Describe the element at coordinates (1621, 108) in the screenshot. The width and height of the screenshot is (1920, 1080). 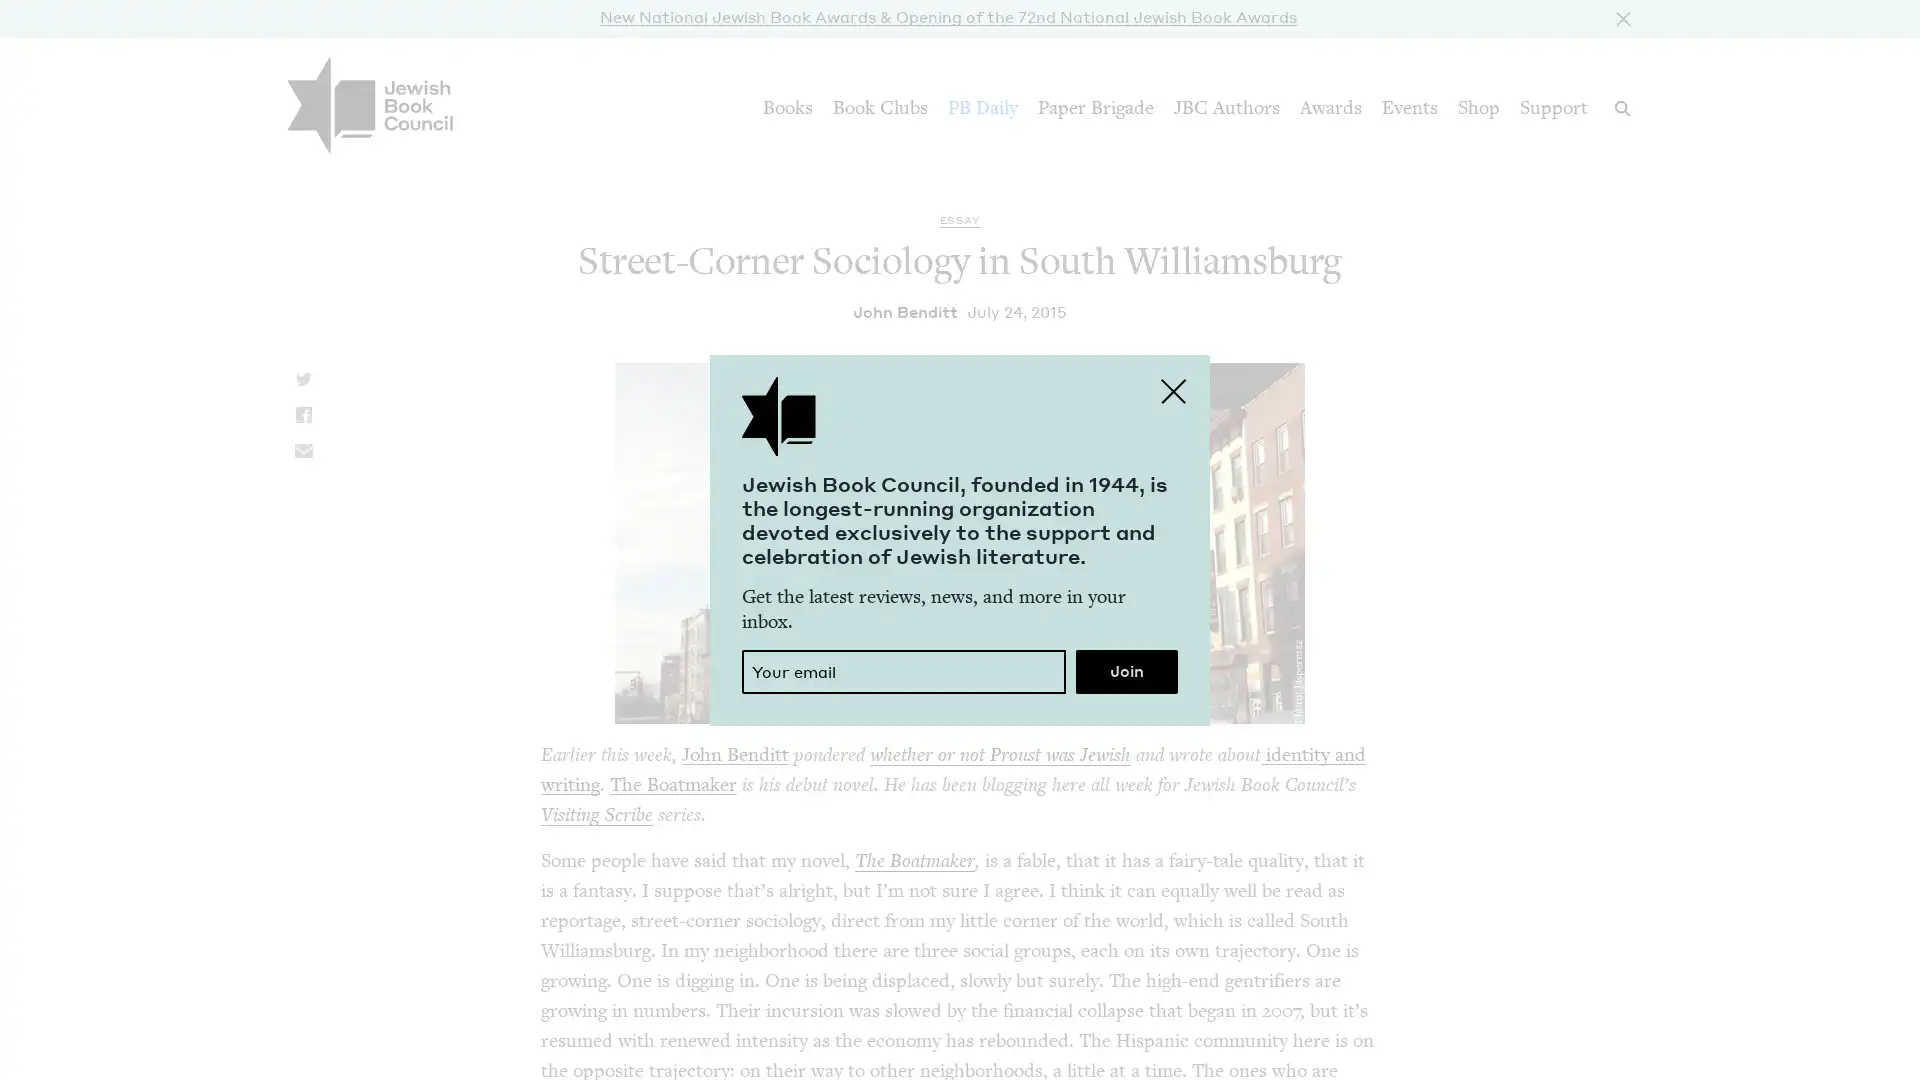
I see `Search` at that location.